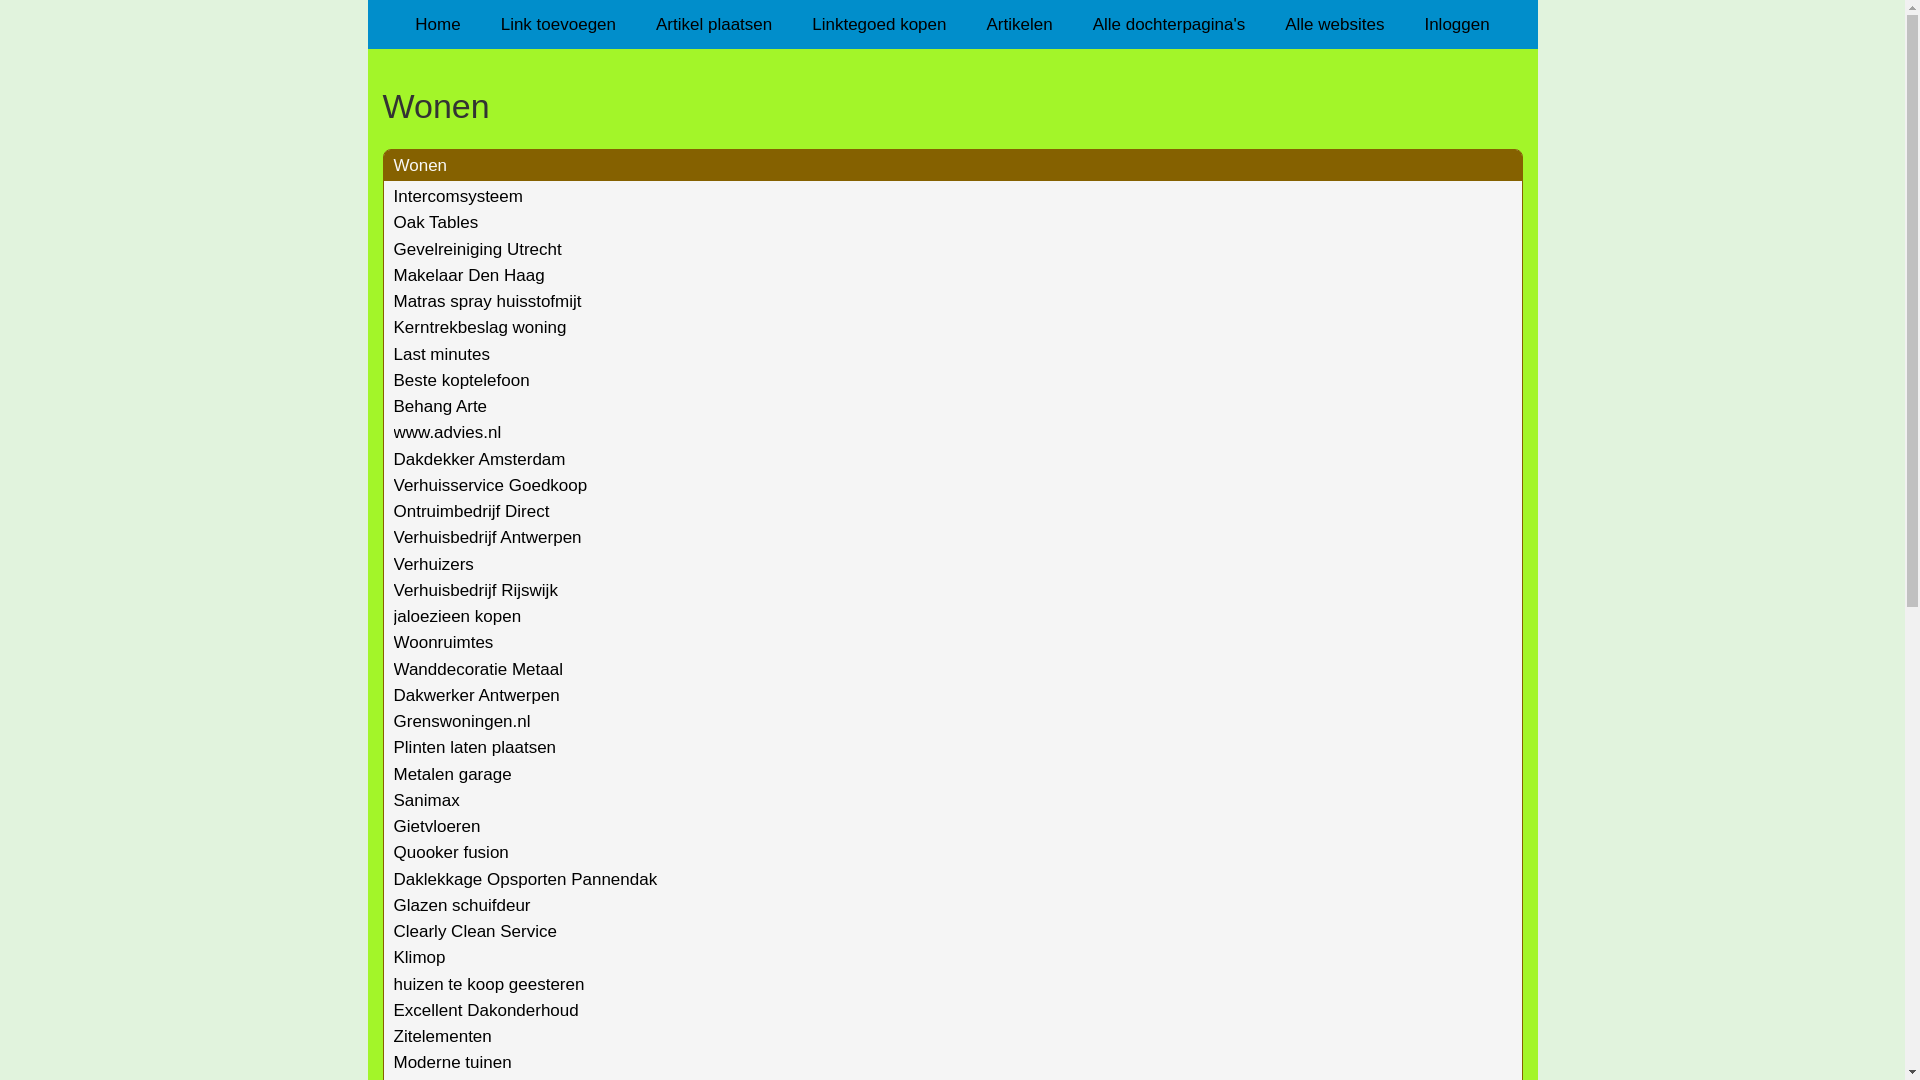 This screenshot has height=1080, width=1920. Describe the element at coordinates (1456, 24) in the screenshot. I see `'Inloggen'` at that location.